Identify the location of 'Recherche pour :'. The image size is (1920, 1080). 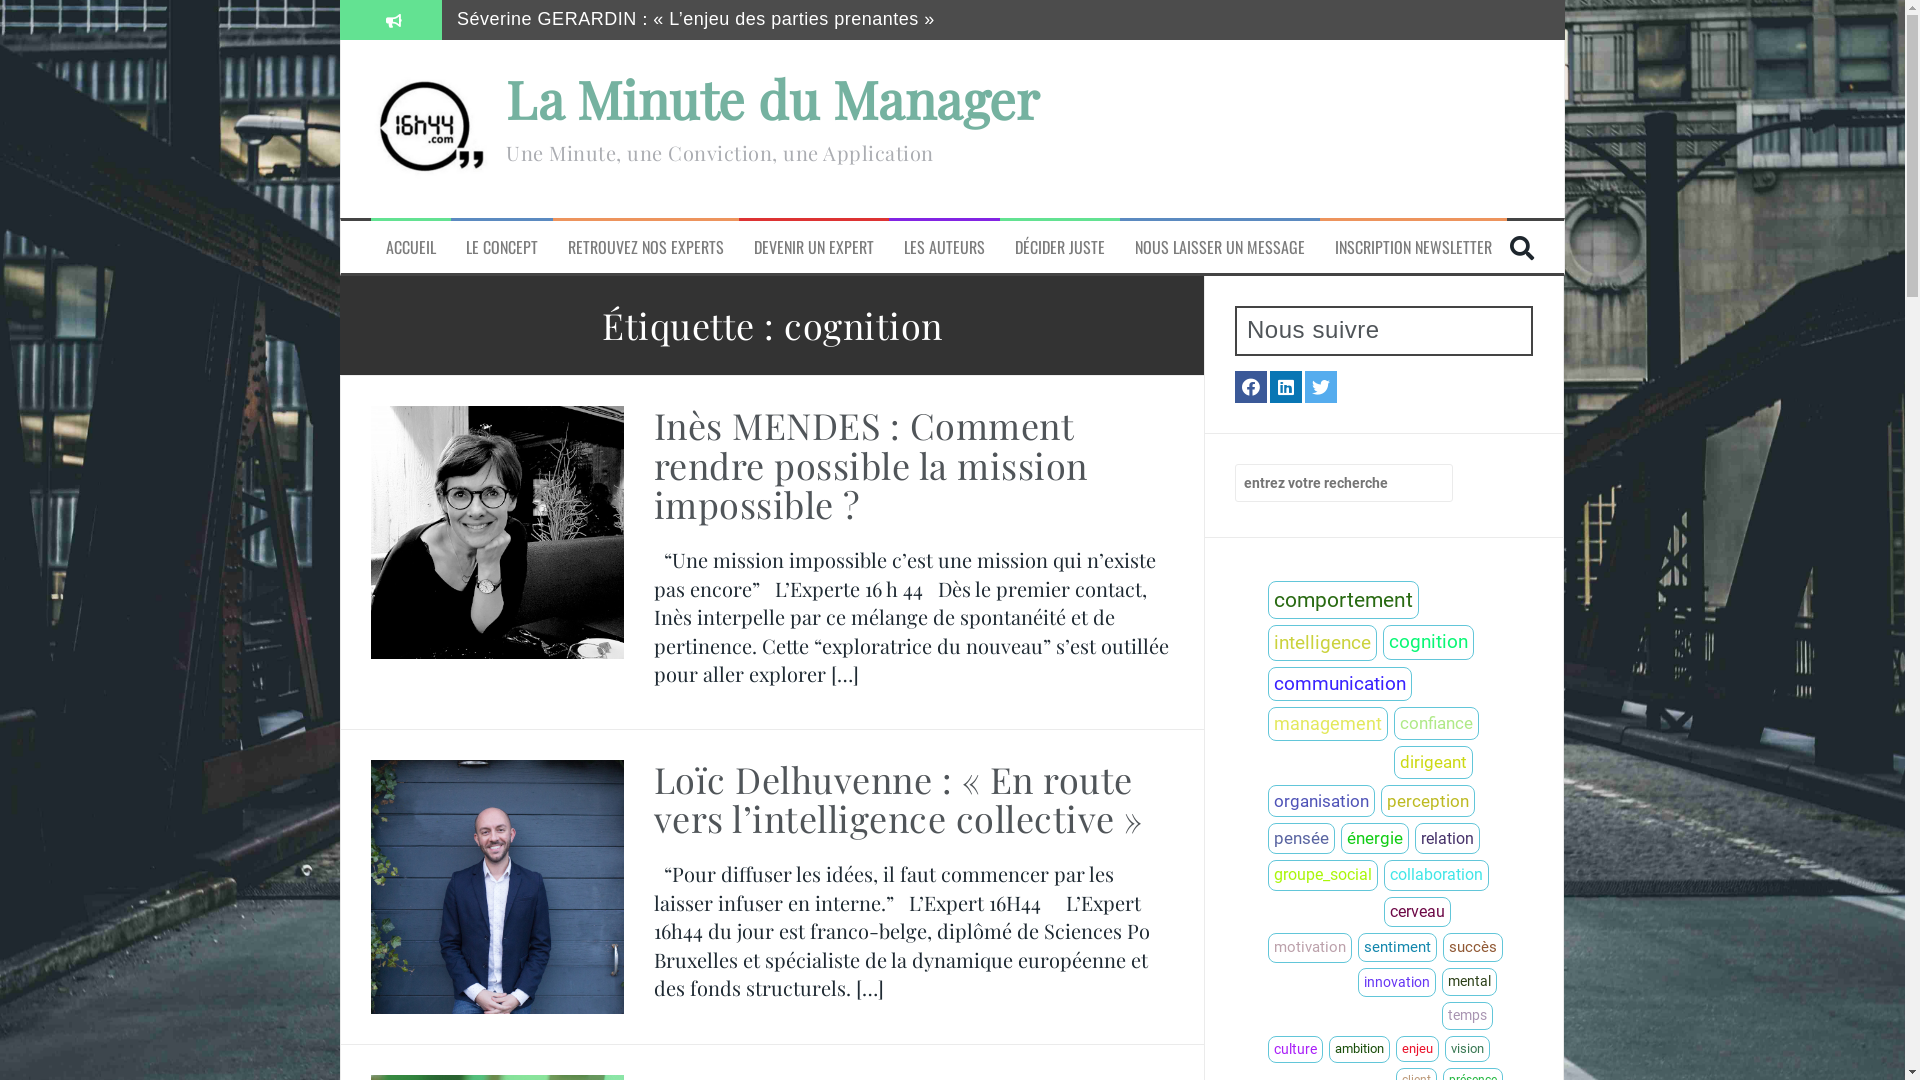
(1344, 482).